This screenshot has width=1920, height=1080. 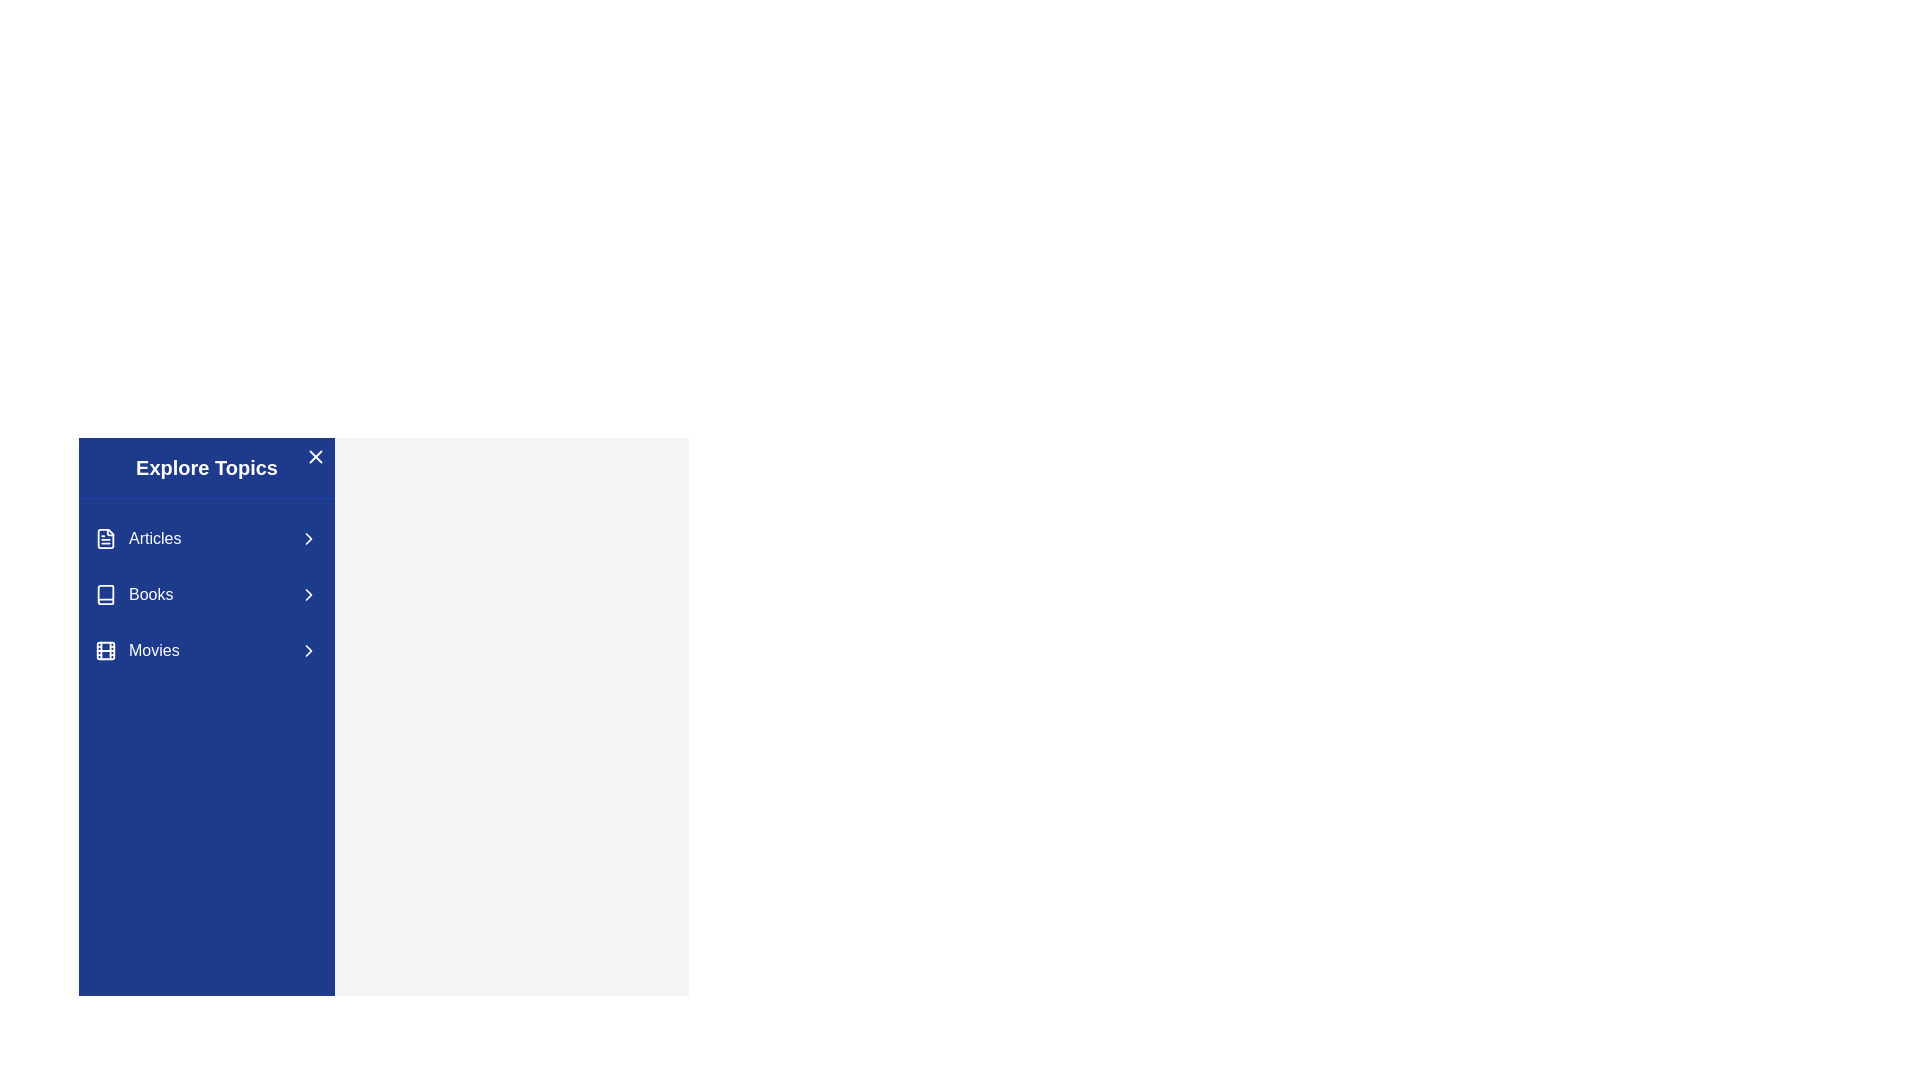 I want to click on the document icon with a blue background and white strokes, located next to the 'Articles' menu item in the left-side panel, so click(x=104, y=538).